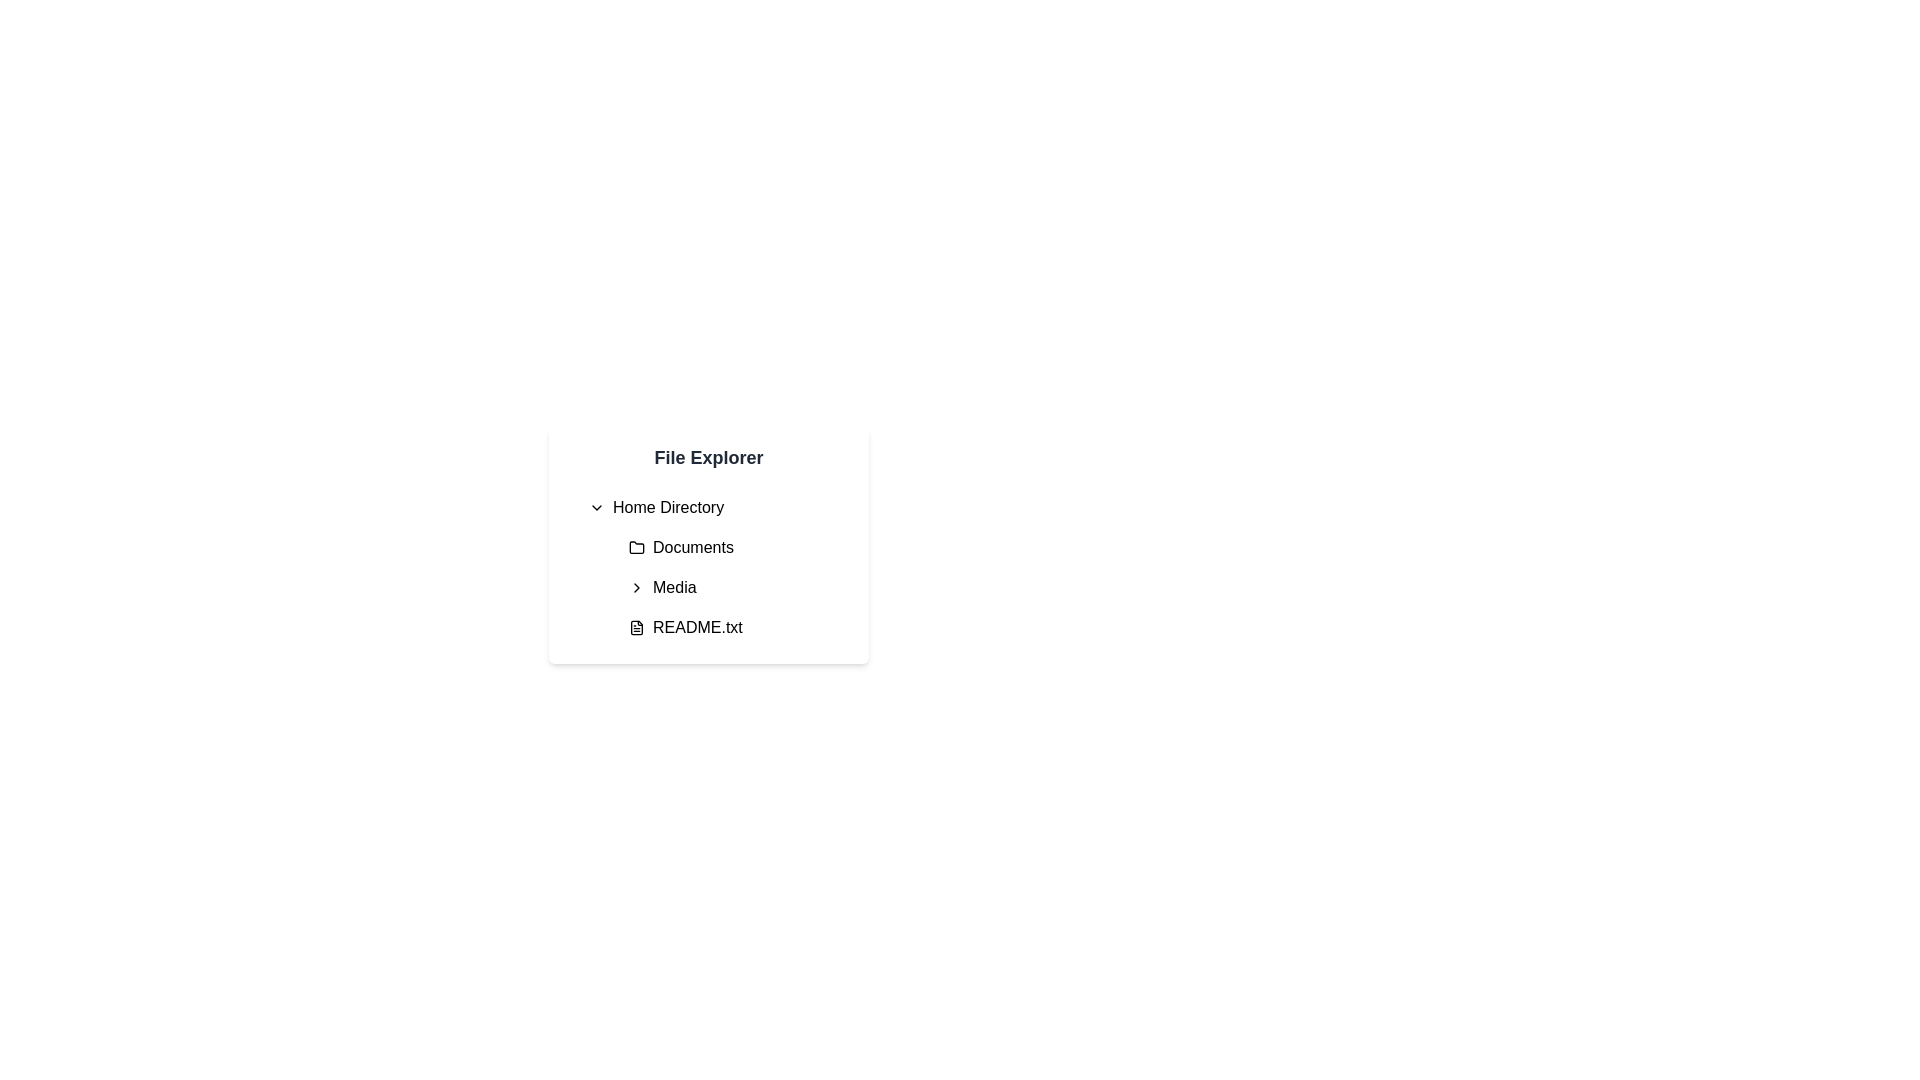 This screenshot has width=1920, height=1080. Describe the element at coordinates (697, 627) in the screenshot. I see `the 'README.txt' text label located under the 'Media' folder` at that location.